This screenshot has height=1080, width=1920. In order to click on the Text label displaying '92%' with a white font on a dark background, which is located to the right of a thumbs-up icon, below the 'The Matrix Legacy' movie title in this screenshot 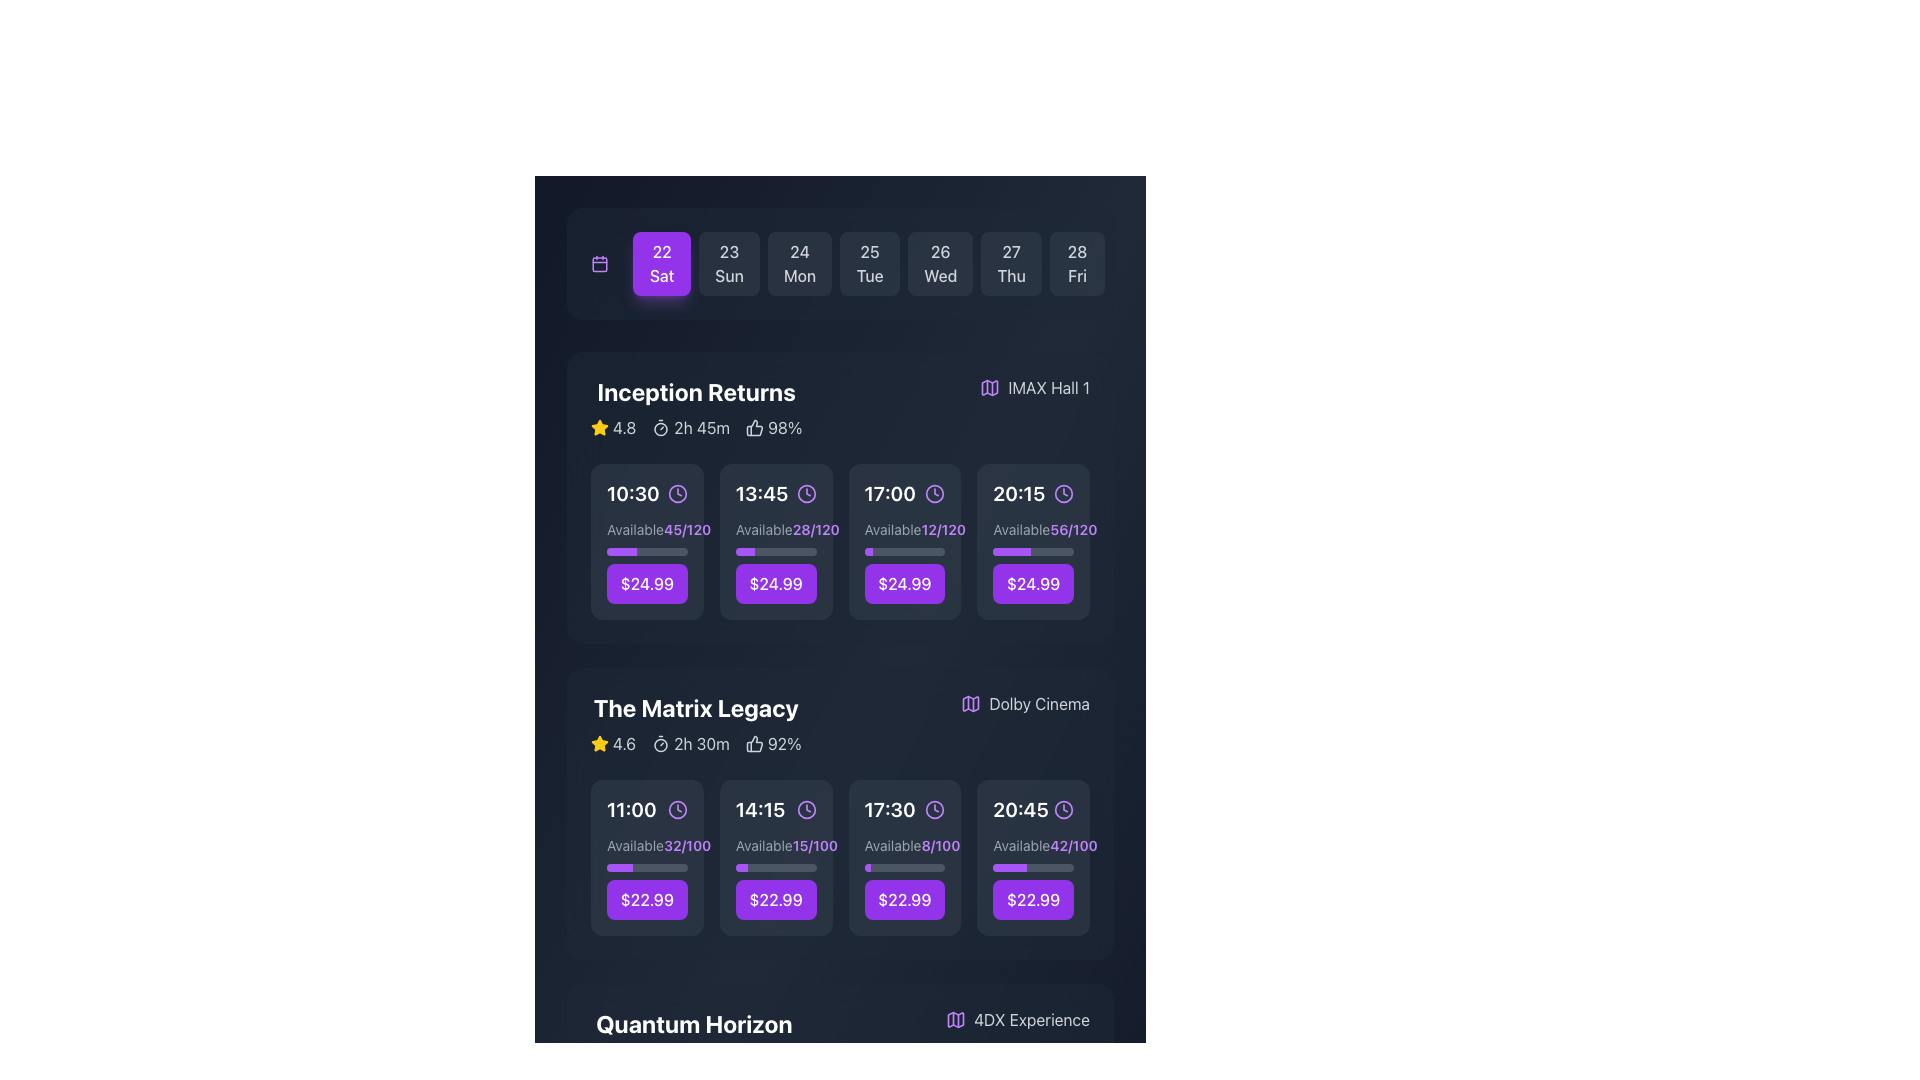, I will do `click(783, 744)`.